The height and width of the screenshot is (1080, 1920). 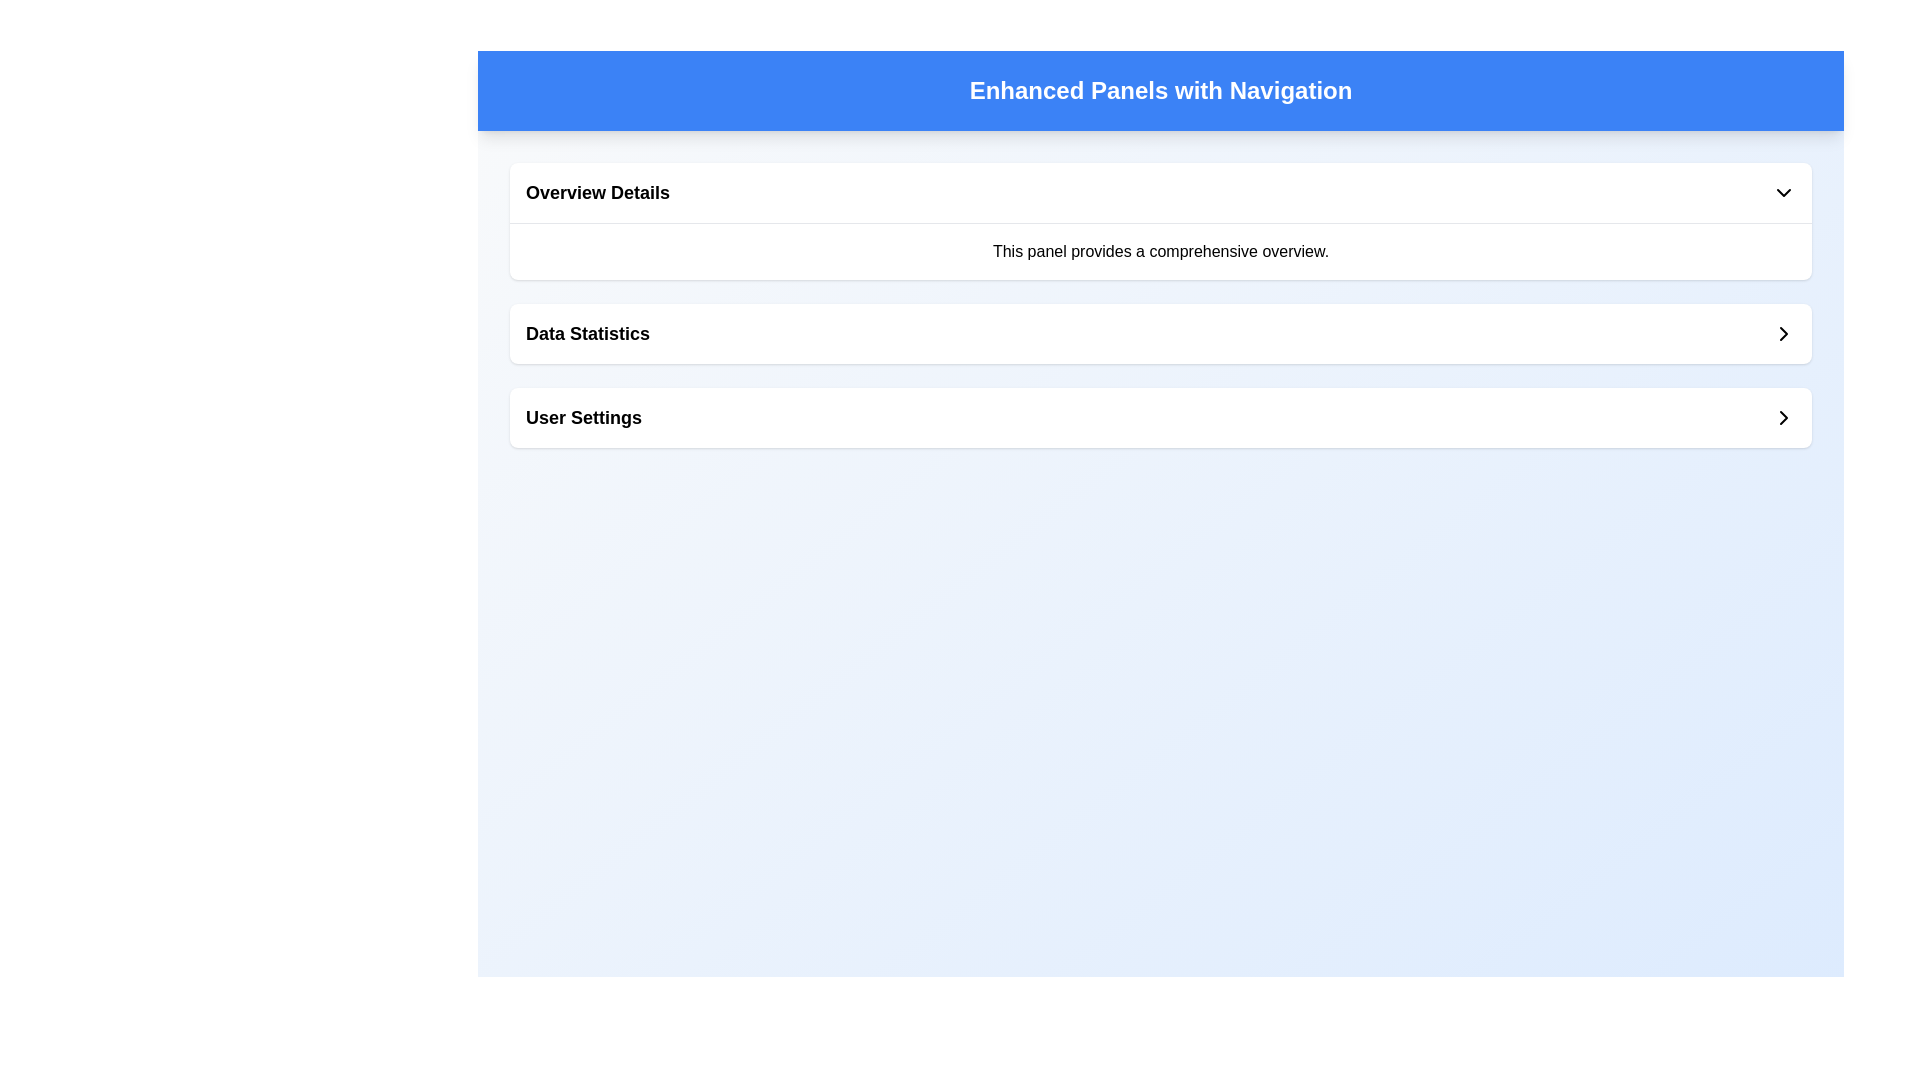 I want to click on the 'User Settings' text label, which is located on the third row of a vertically-aligned list of options, indicating user configuration or preferences, so click(x=583, y=416).